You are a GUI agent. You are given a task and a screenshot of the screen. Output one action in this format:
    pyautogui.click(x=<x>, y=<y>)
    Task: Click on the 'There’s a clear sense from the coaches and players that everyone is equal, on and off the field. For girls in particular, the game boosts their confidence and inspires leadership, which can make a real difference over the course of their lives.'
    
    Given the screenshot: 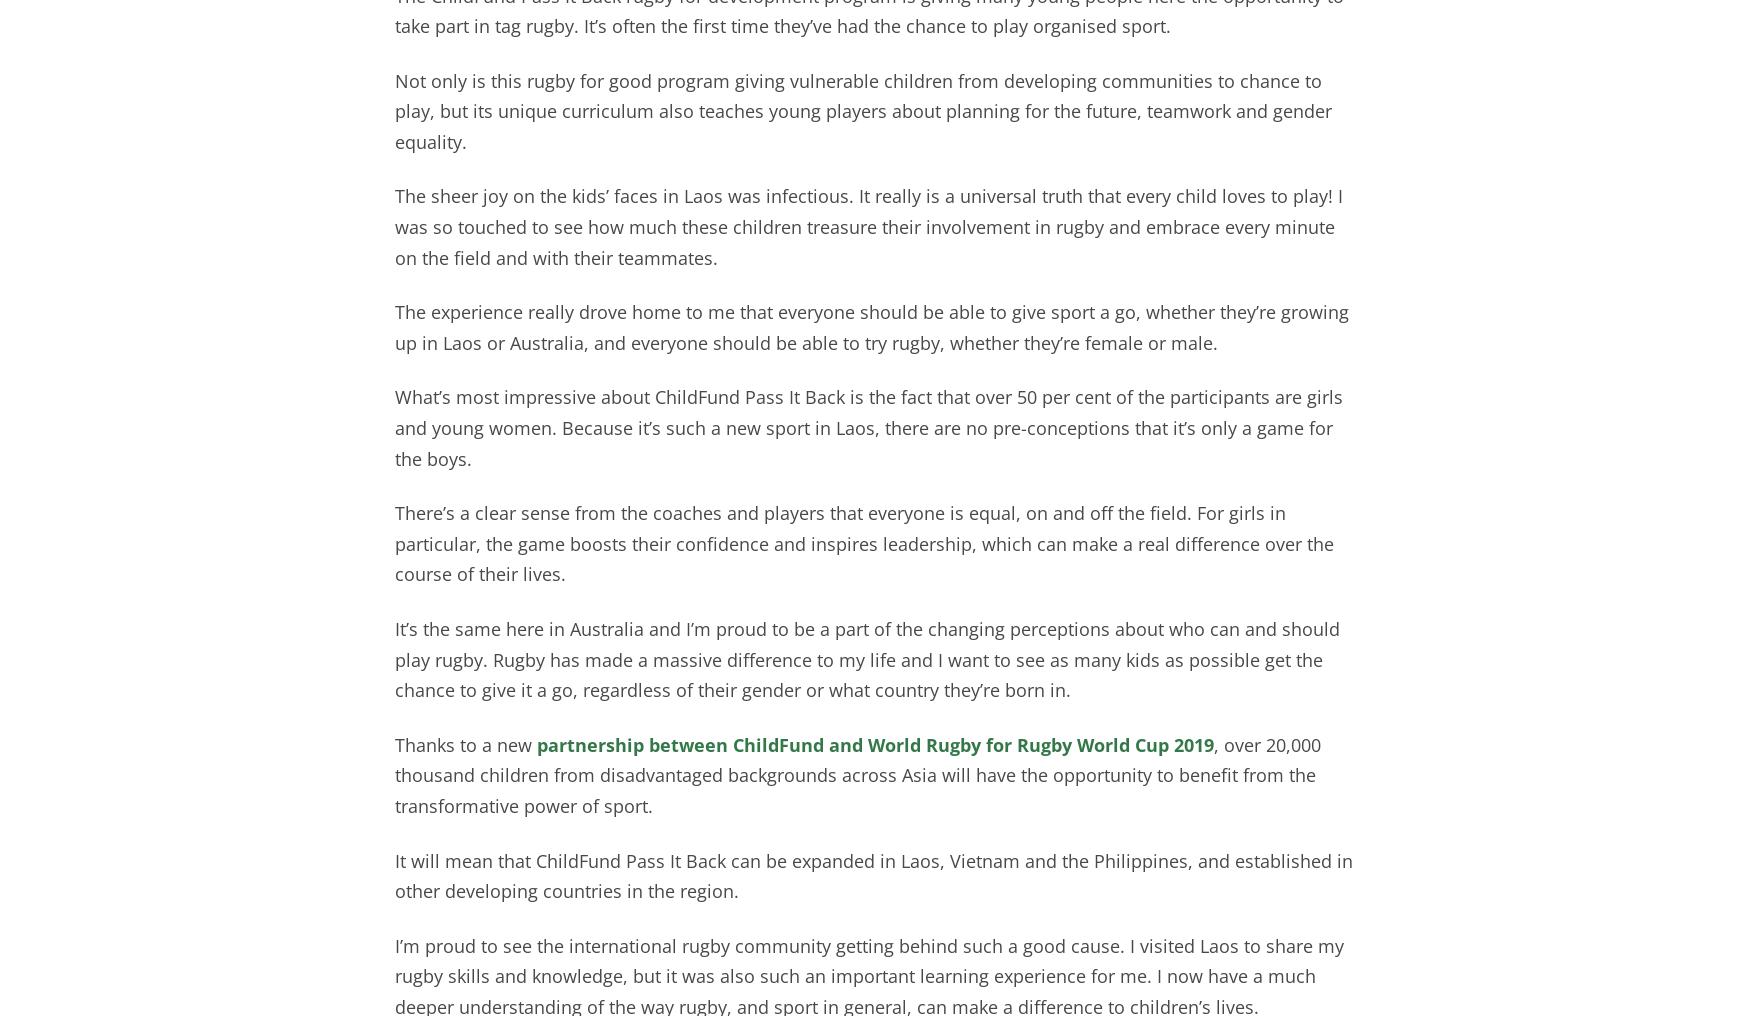 What is the action you would take?
    pyautogui.click(x=864, y=542)
    